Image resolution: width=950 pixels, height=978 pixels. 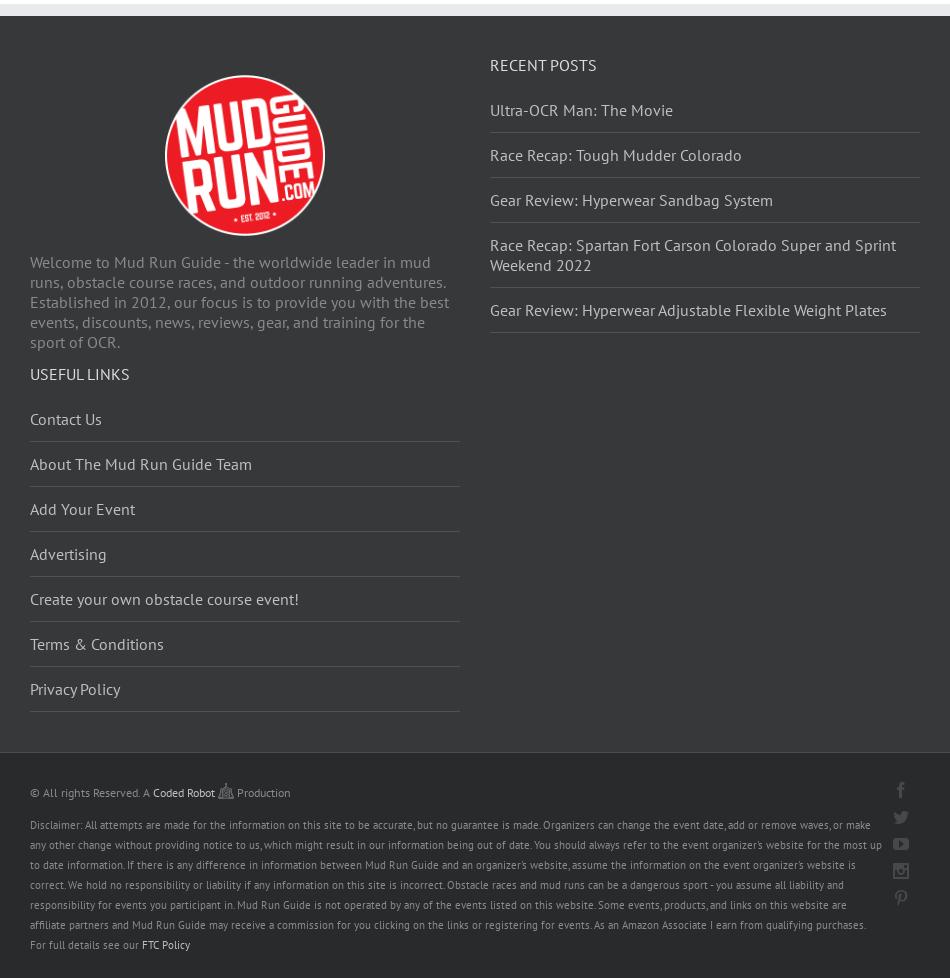 I want to click on 'Privacy Policy', so click(x=74, y=688).